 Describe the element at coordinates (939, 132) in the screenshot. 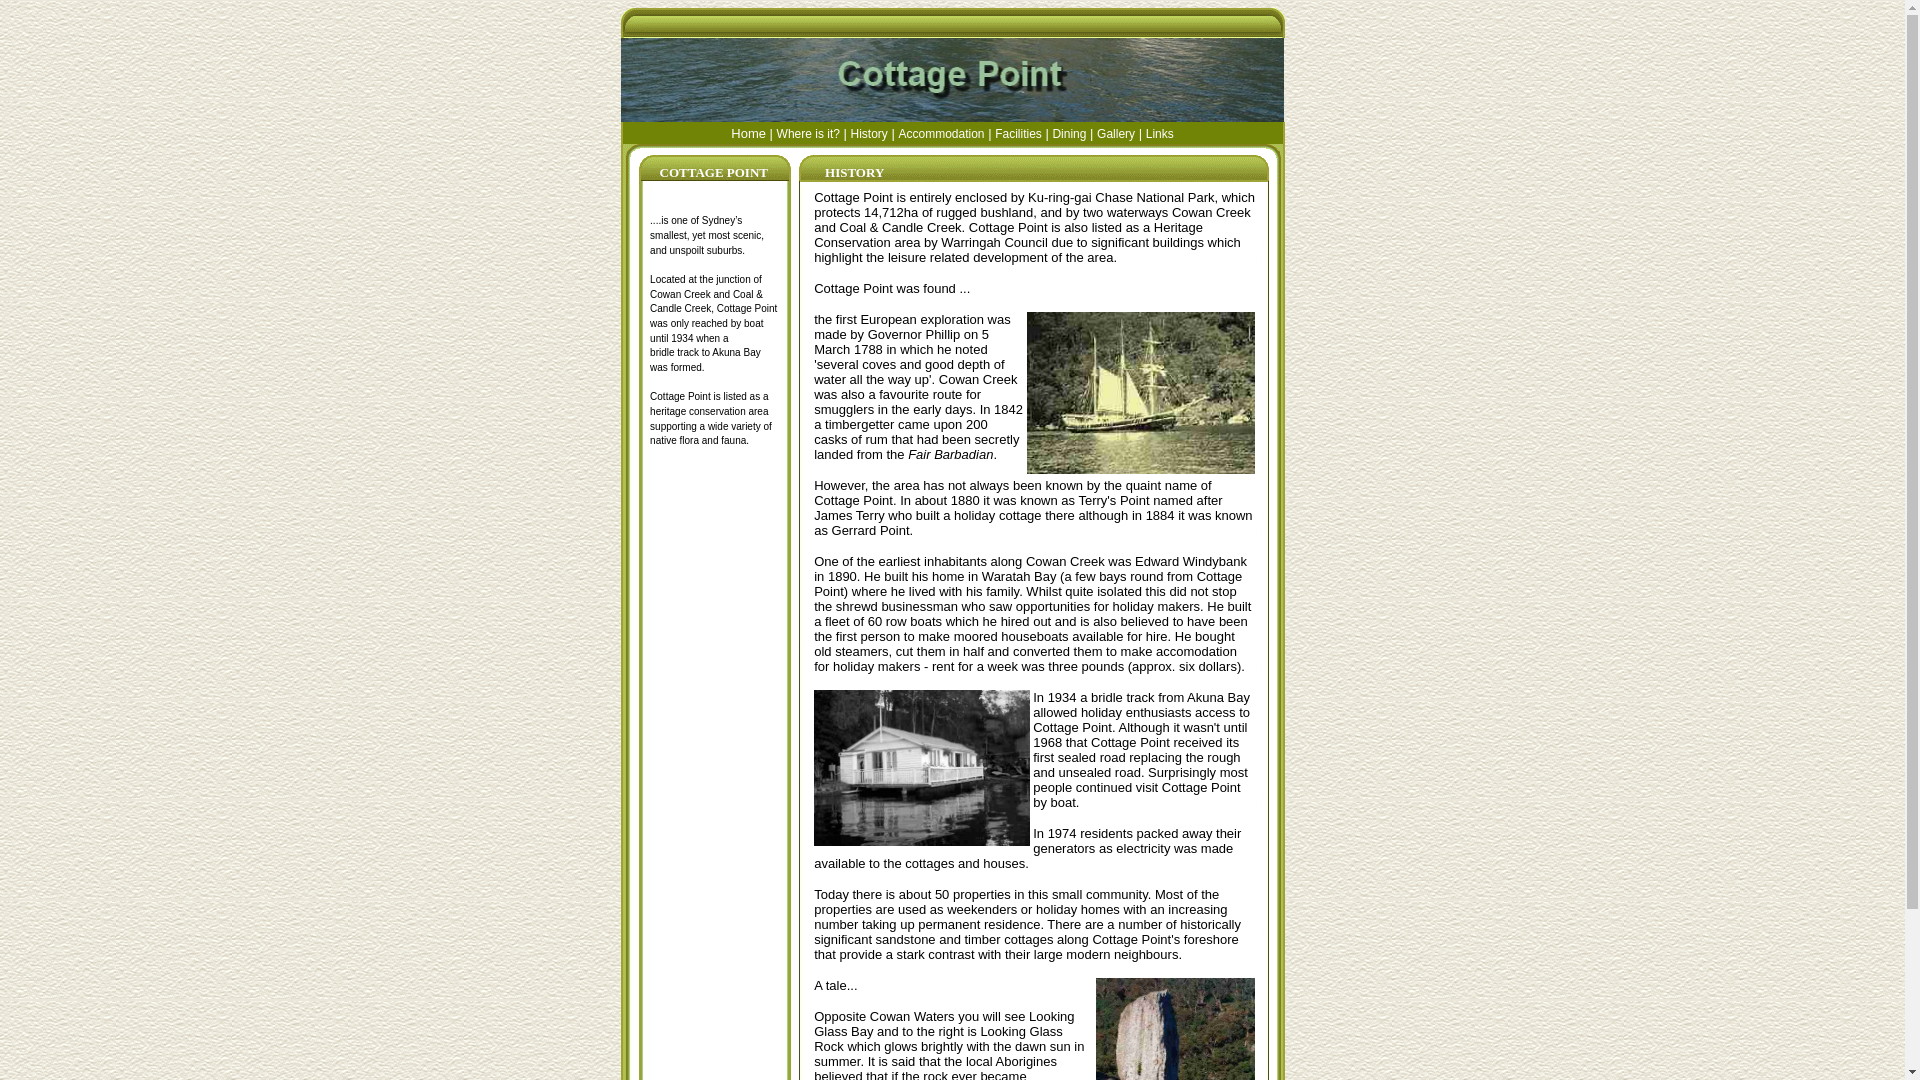

I see `'Accommodation'` at that location.